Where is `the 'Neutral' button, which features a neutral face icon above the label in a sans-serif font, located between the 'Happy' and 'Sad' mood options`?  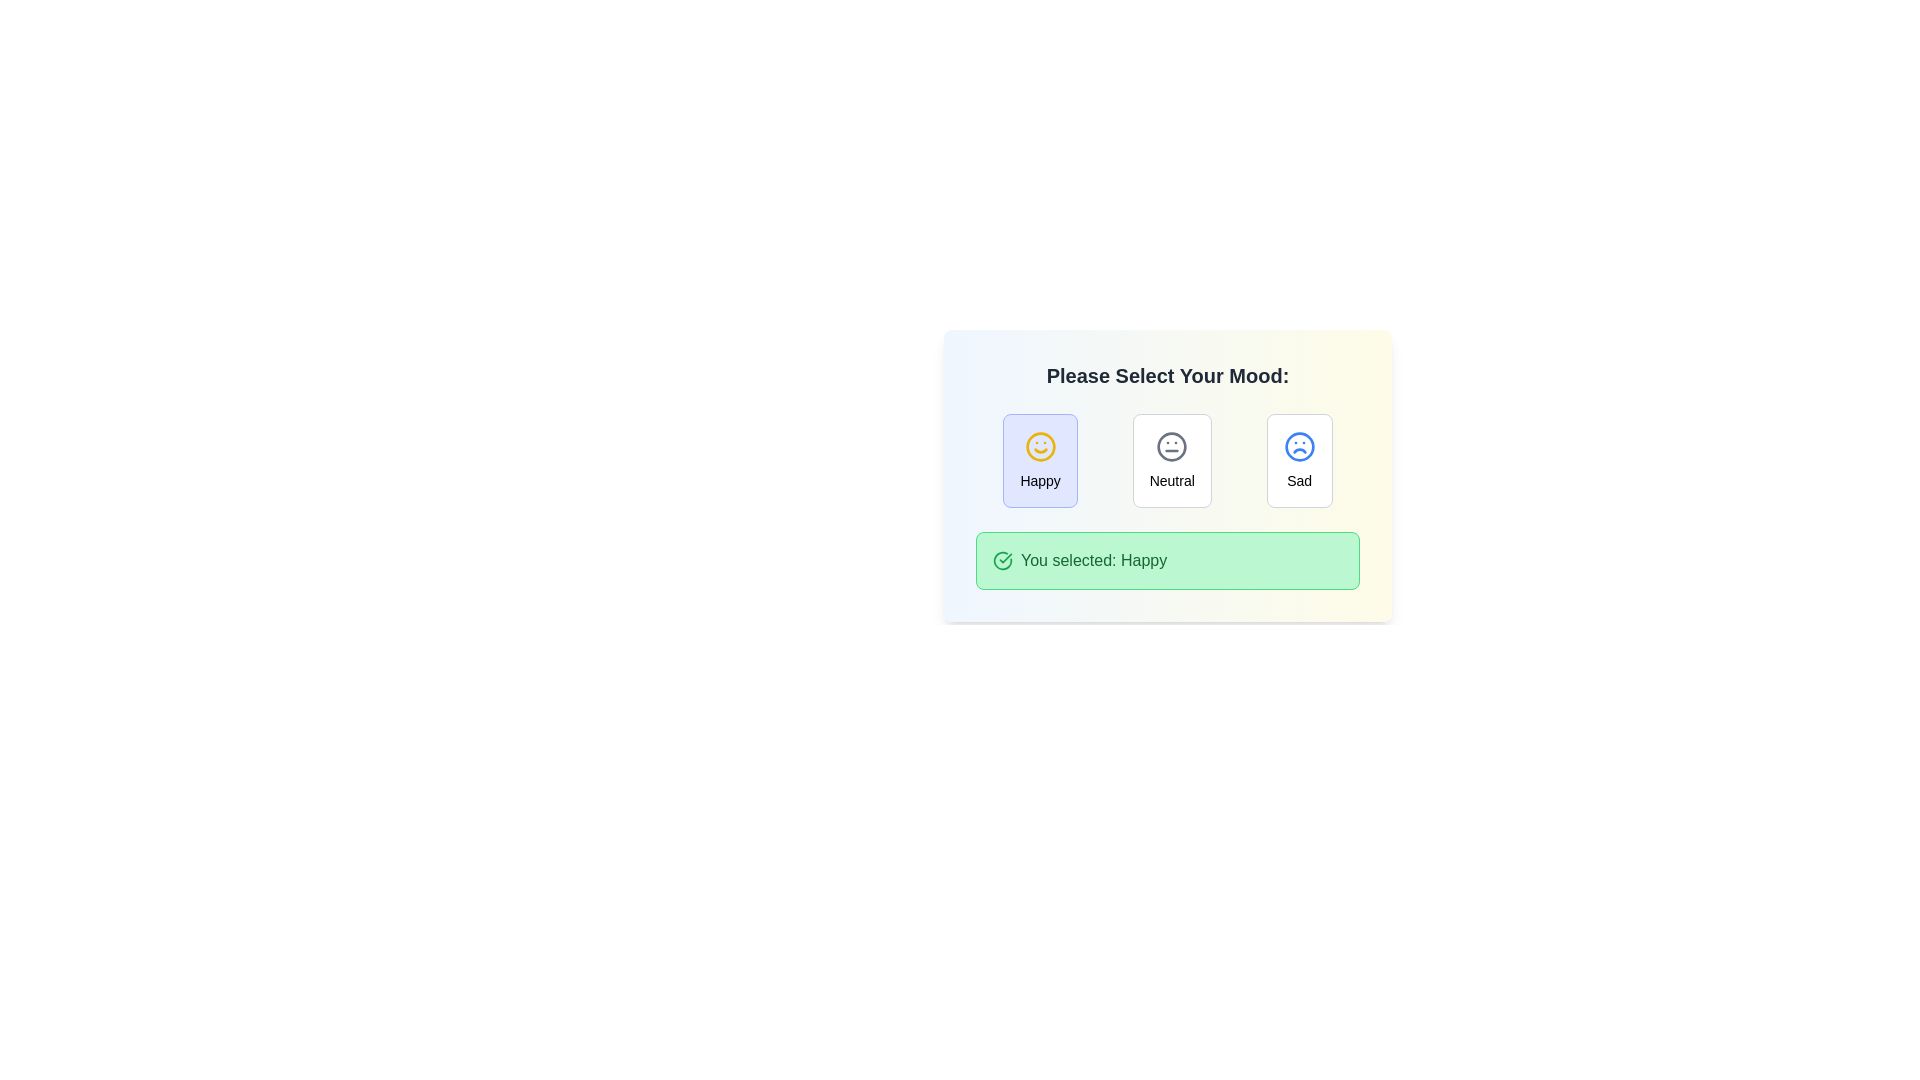 the 'Neutral' button, which features a neutral face icon above the label in a sans-serif font, located between the 'Happy' and 'Sad' mood options is located at coordinates (1172, 461).